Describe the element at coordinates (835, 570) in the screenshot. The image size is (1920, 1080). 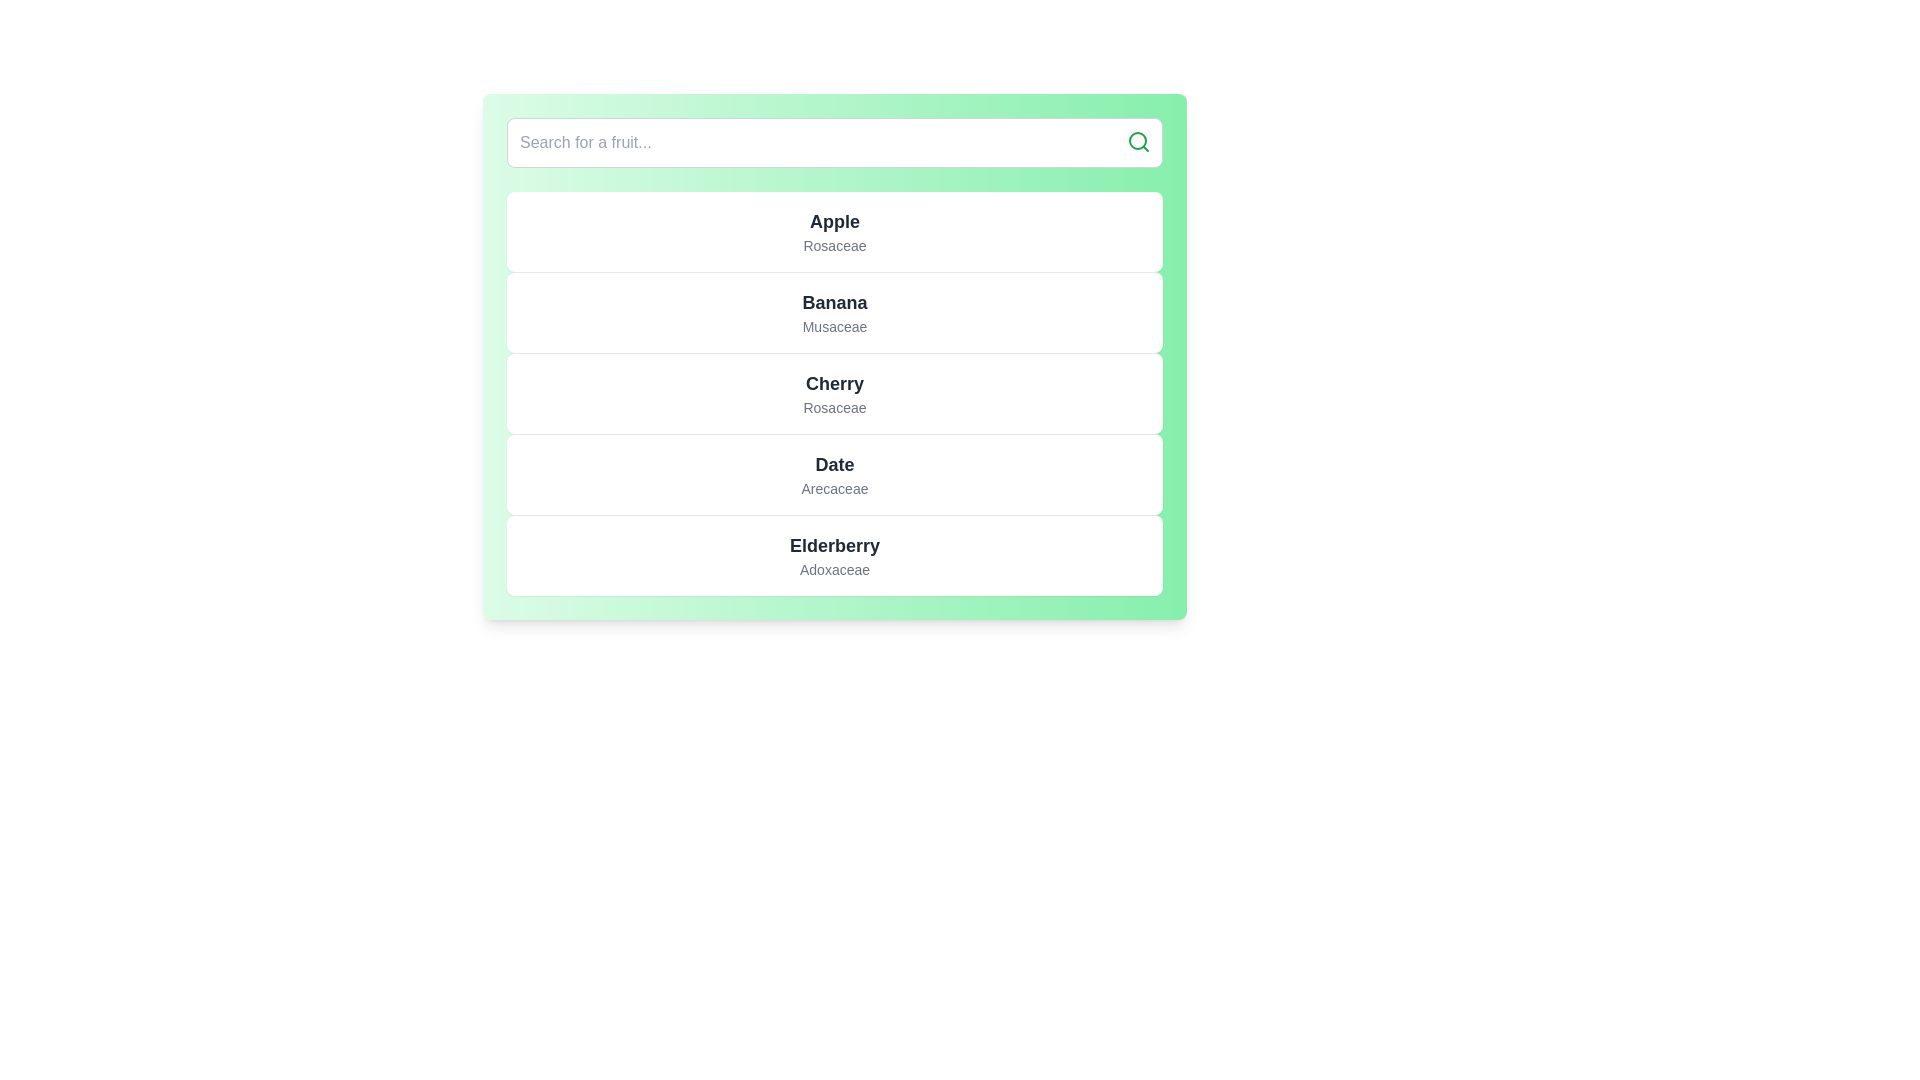
I see `the static text label displaying 'Adoxaceae', which is located below the larger text 'Elderberry' within the fifth card of a vertical list` at that location.